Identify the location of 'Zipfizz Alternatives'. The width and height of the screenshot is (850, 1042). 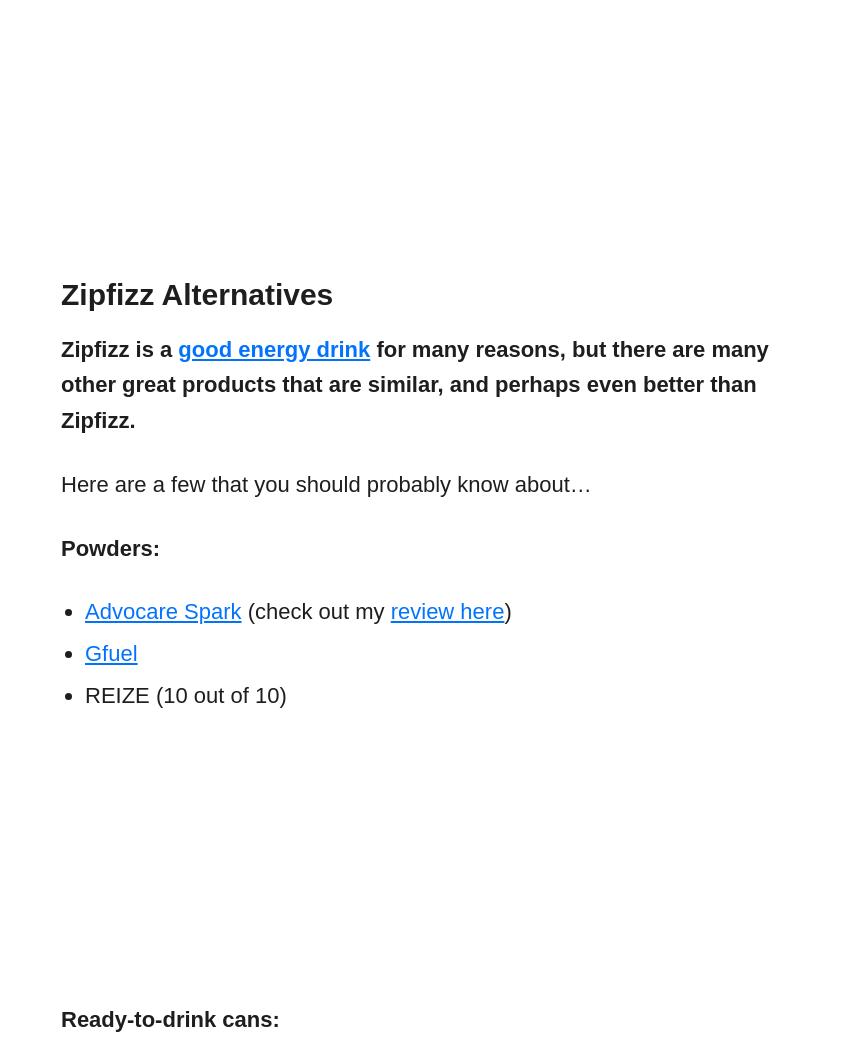
(196, 293).